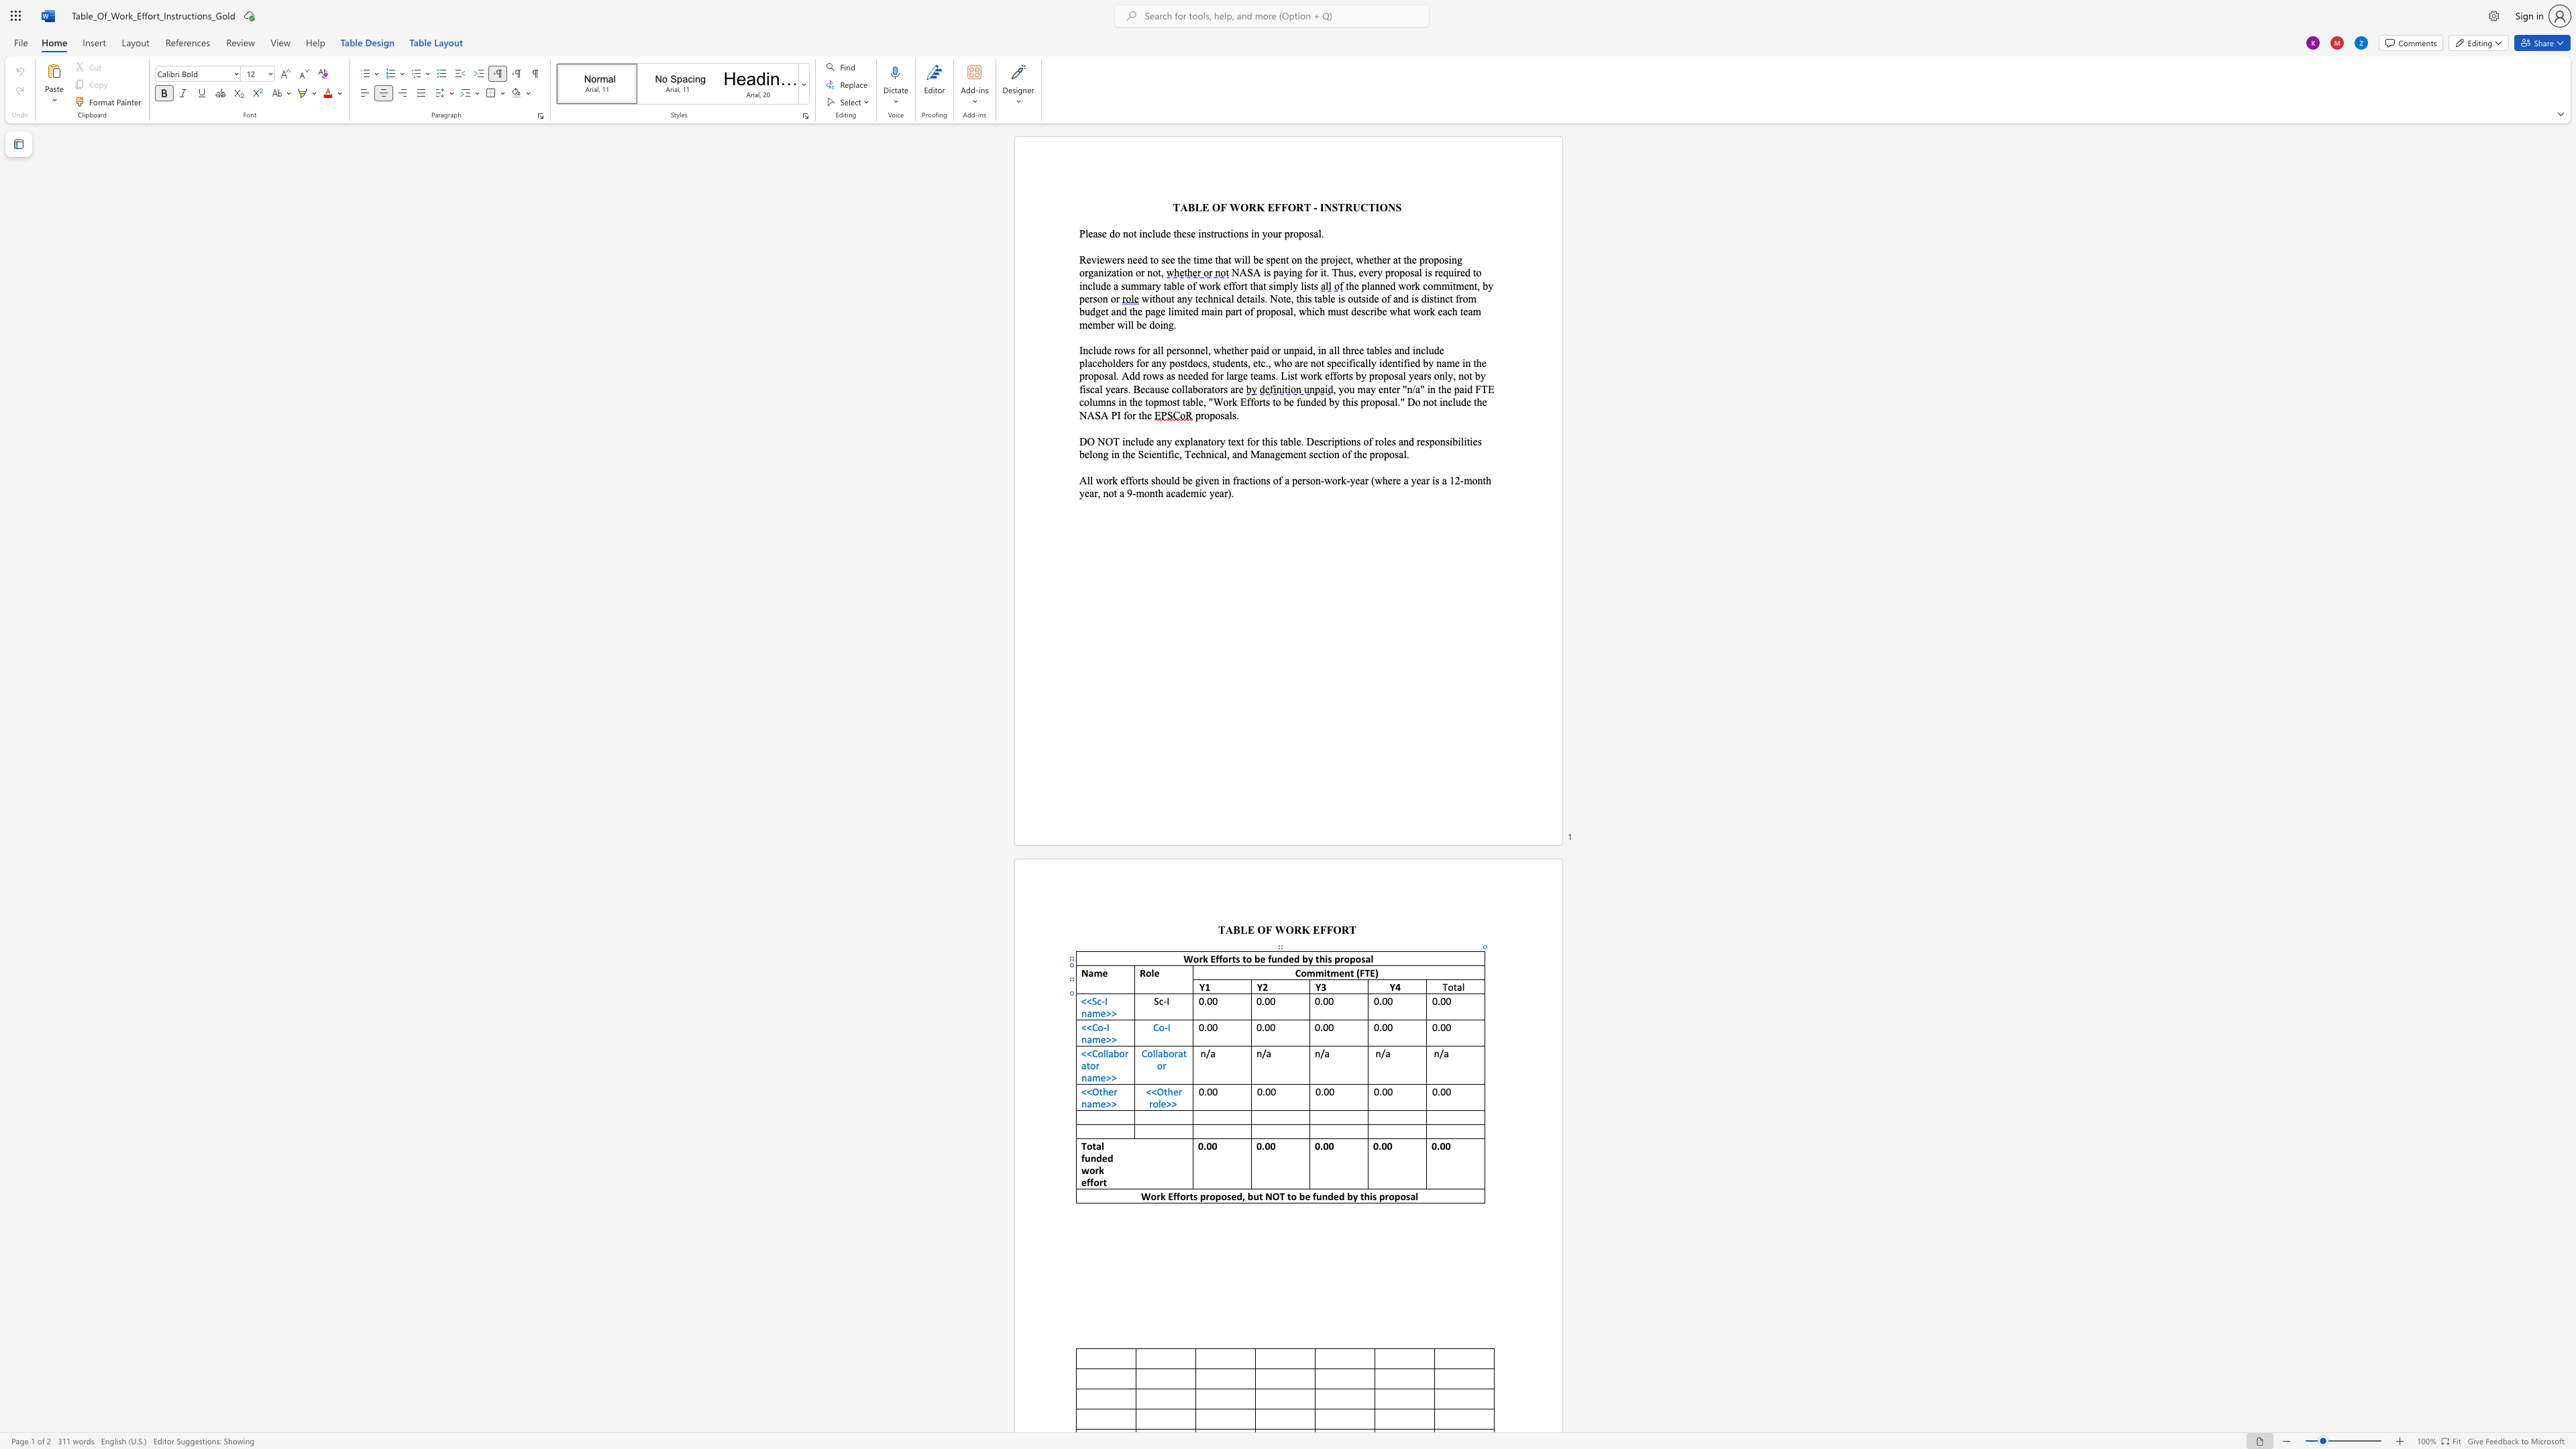 This screenshot has width=2576, height=1449. I want to click on the 1th character "C" in the text, so click(1095, 1027).